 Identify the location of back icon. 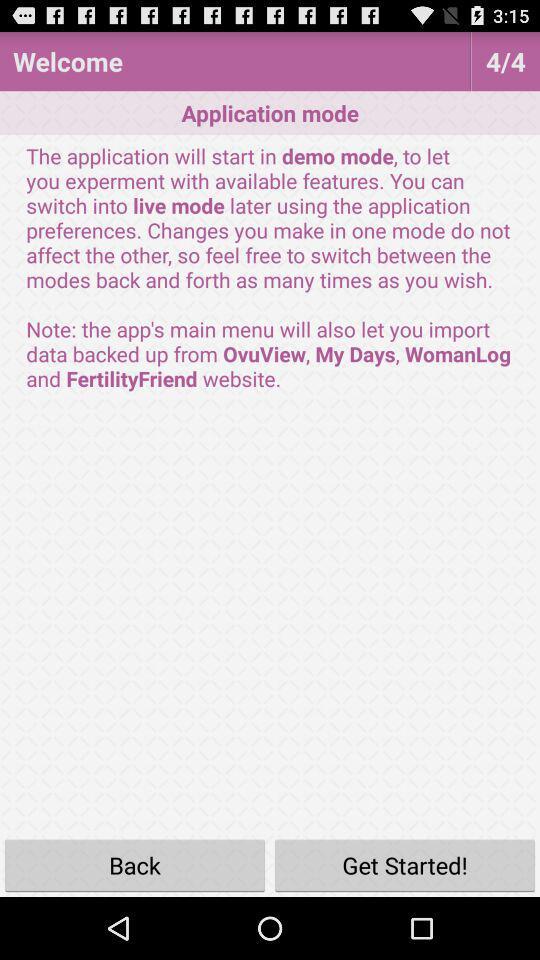
(135, 864).